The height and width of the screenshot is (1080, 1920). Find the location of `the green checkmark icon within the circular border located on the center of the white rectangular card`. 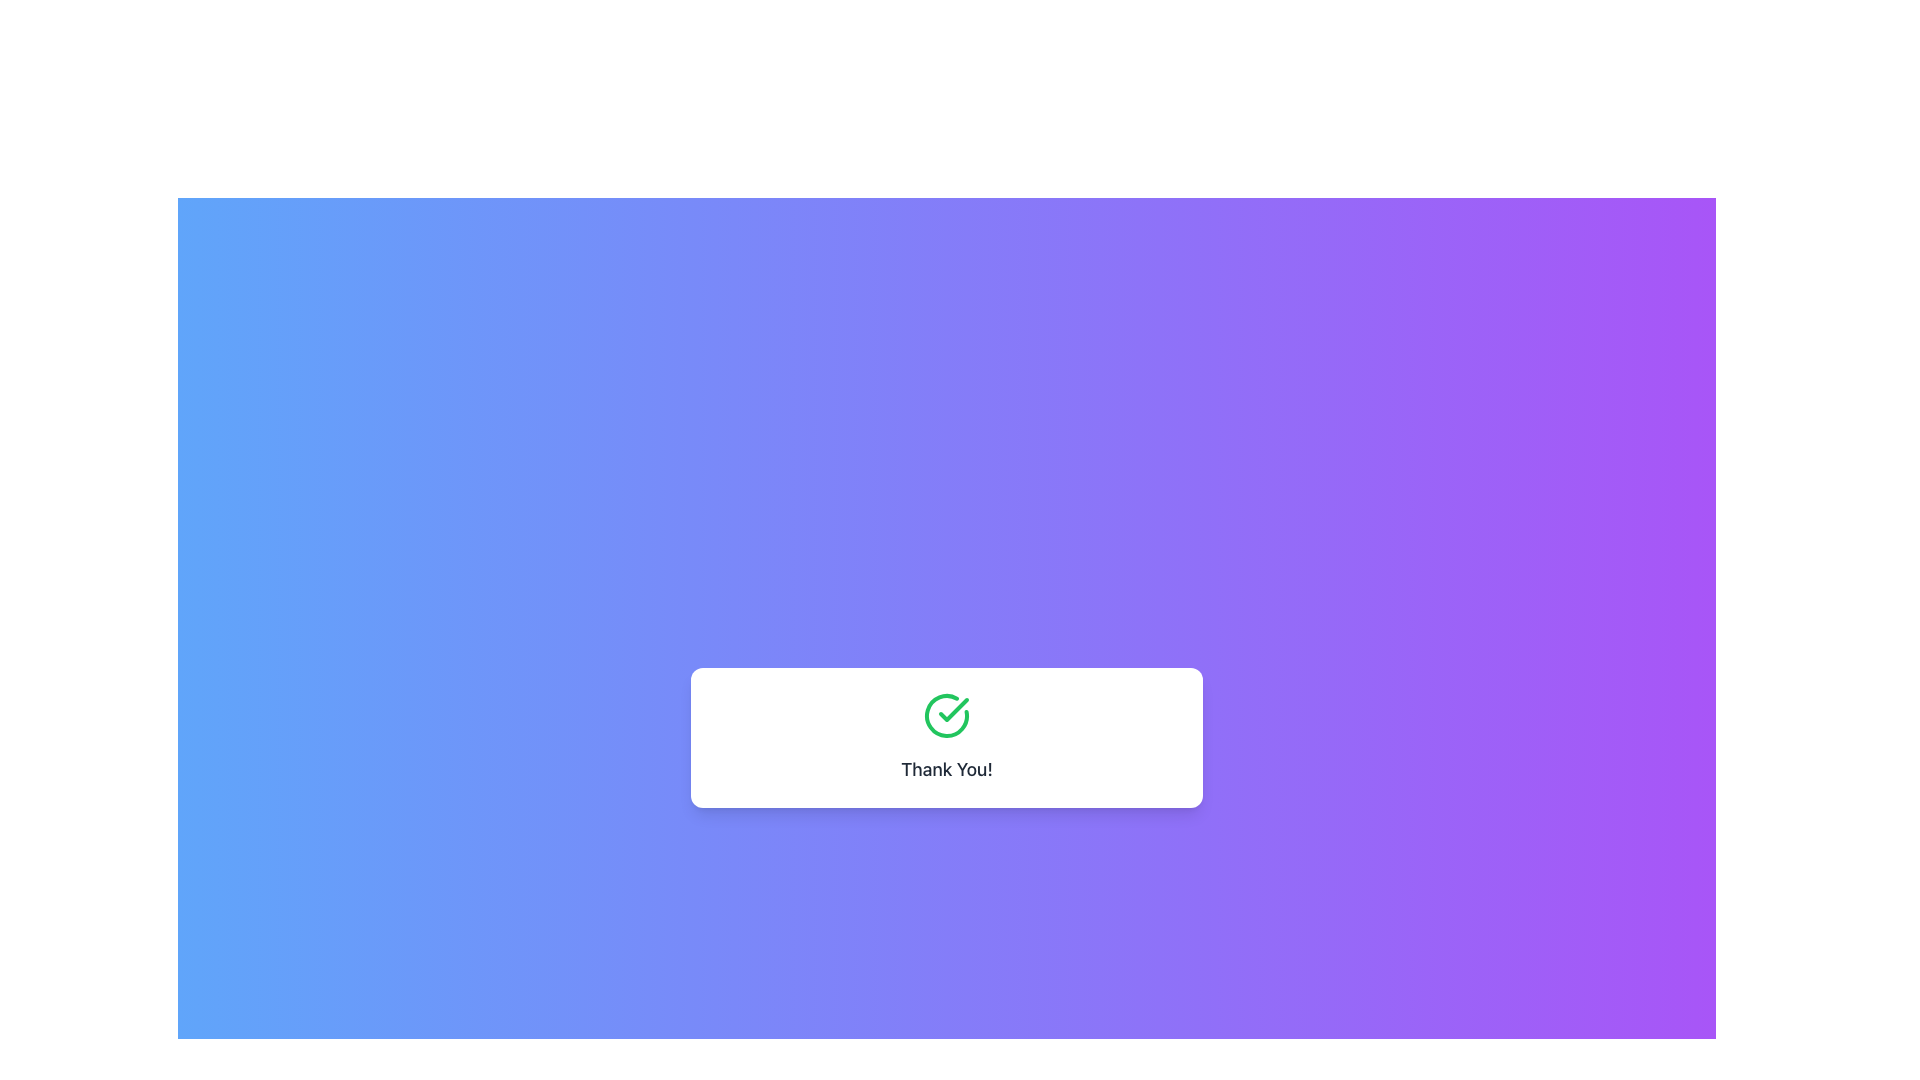

the green checkmark icon within the circular border located on the center of the white rectangular card is located at coordinates (953, 708).